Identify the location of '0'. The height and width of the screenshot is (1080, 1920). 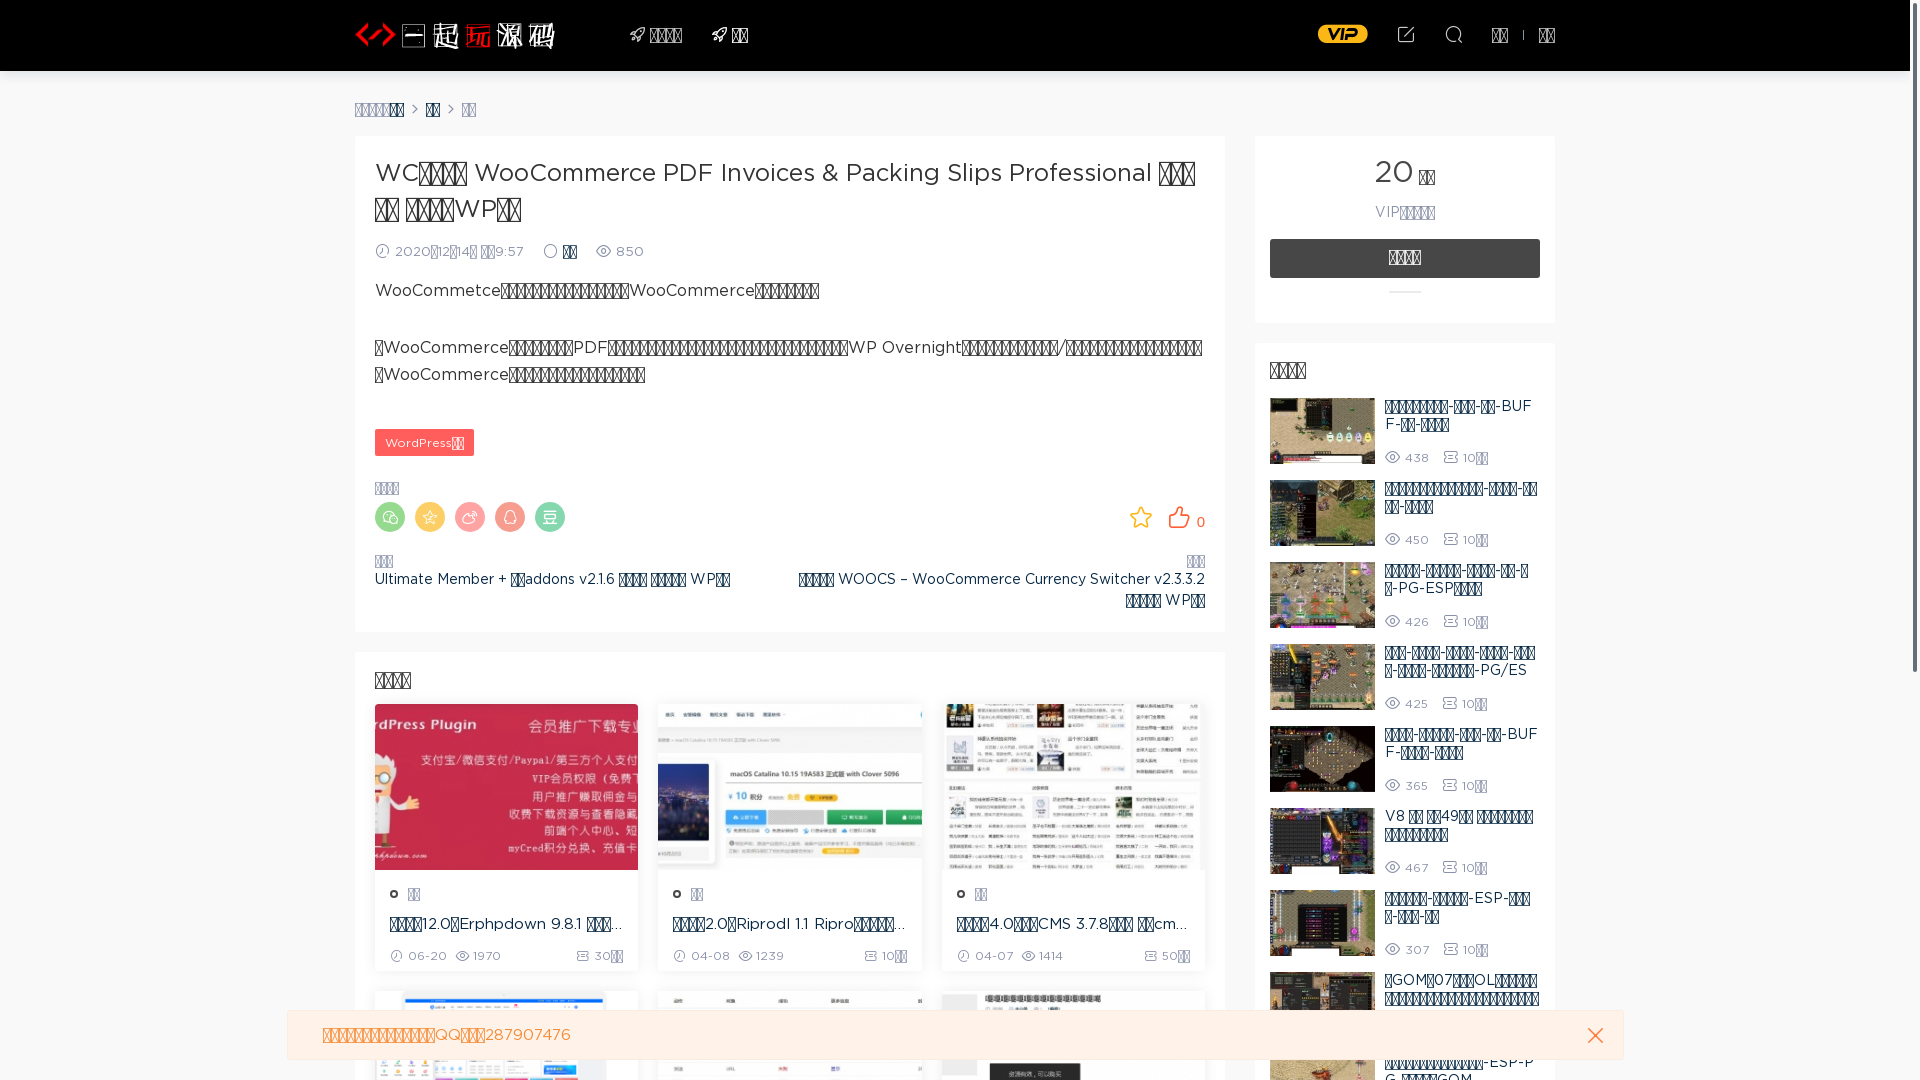
(1166, 515).